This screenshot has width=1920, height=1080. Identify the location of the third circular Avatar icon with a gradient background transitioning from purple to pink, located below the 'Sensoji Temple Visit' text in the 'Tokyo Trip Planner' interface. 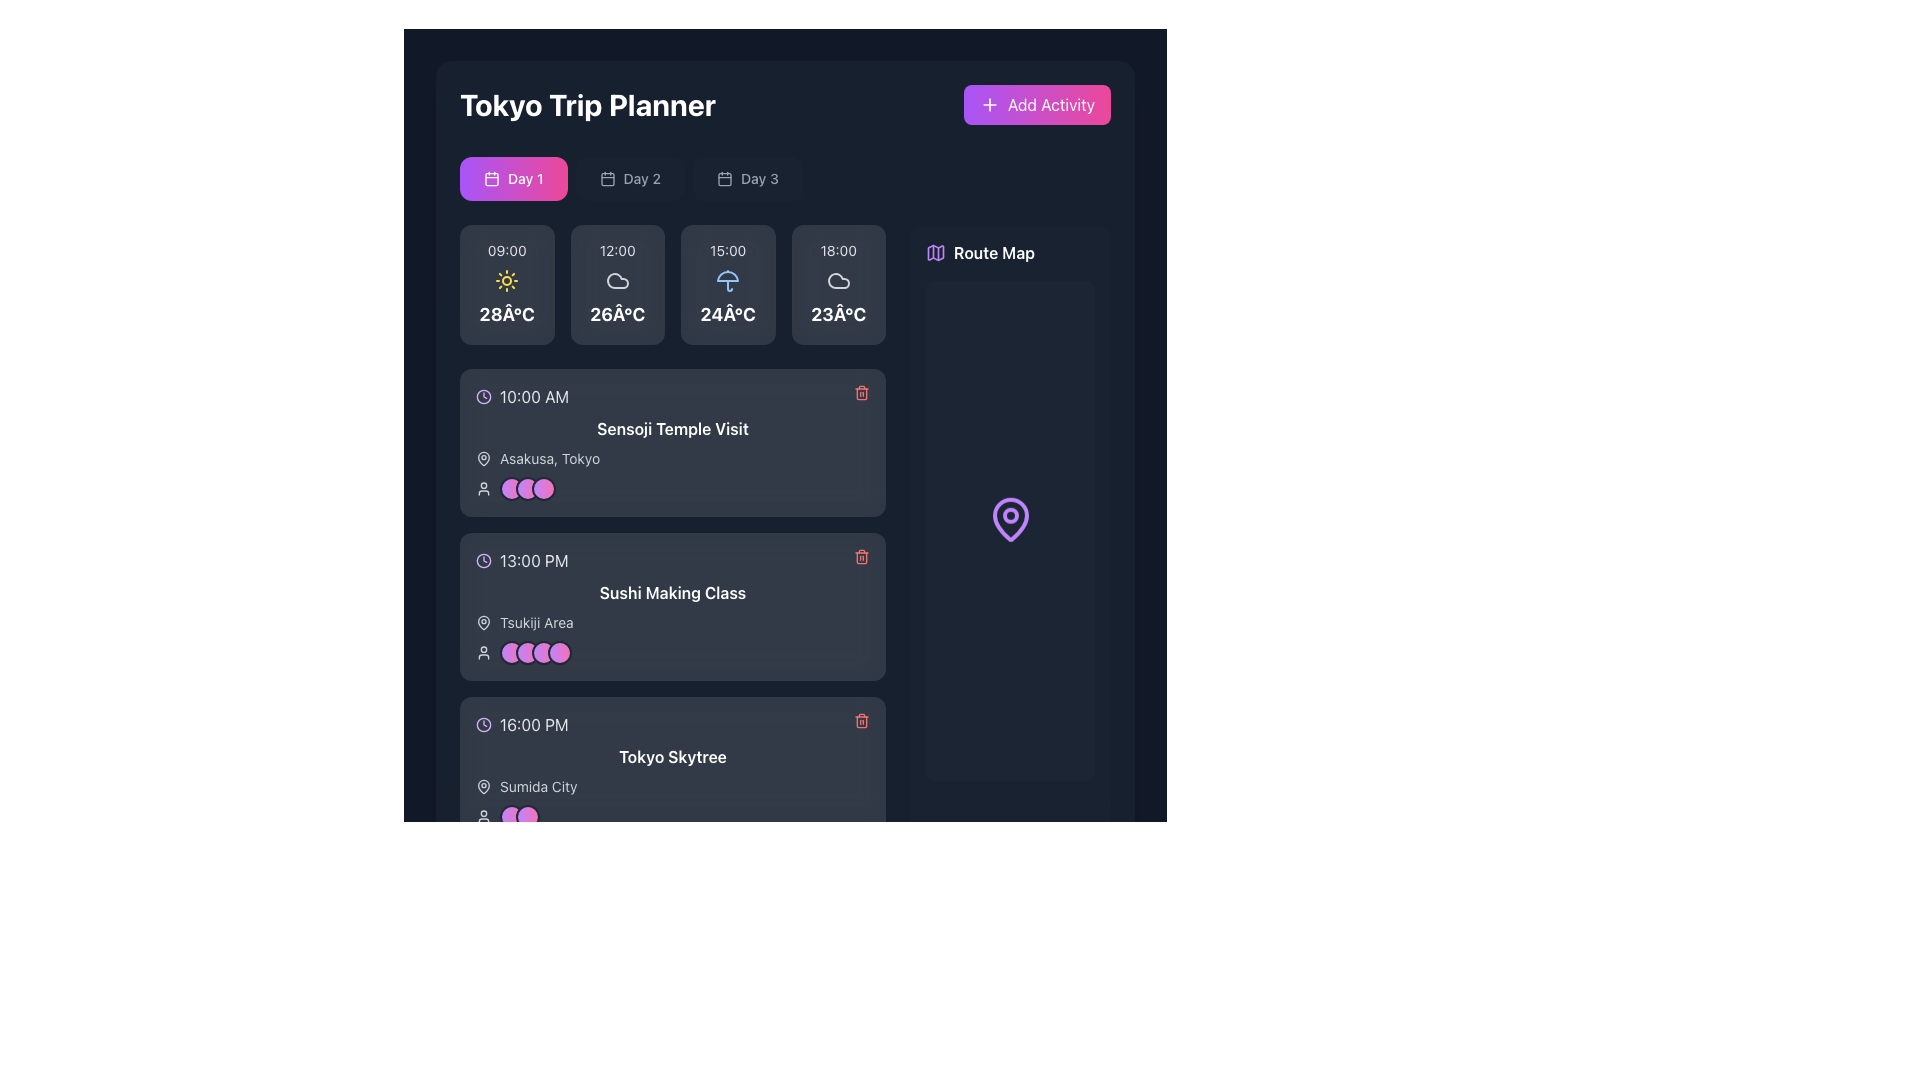
(543, 489).